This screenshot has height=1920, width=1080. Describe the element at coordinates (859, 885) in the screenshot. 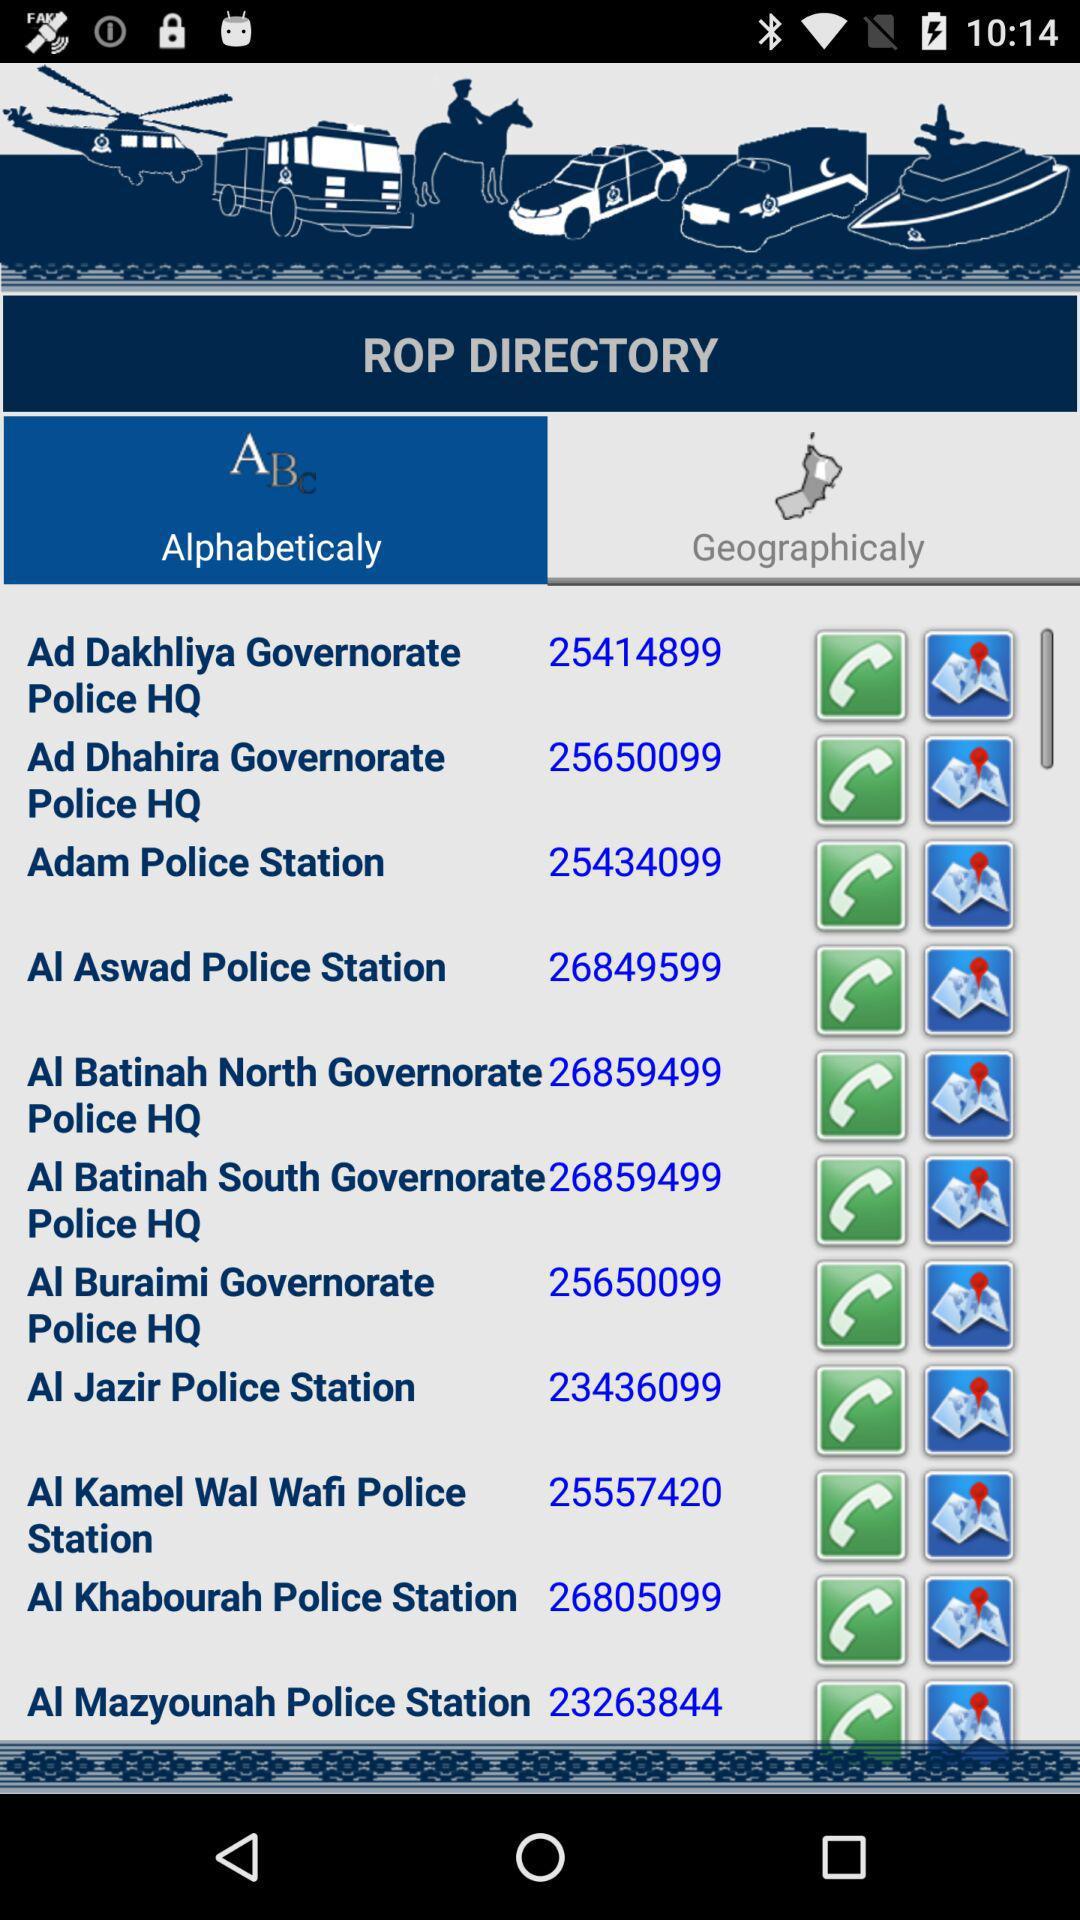

I see `blinking call button` at that location.